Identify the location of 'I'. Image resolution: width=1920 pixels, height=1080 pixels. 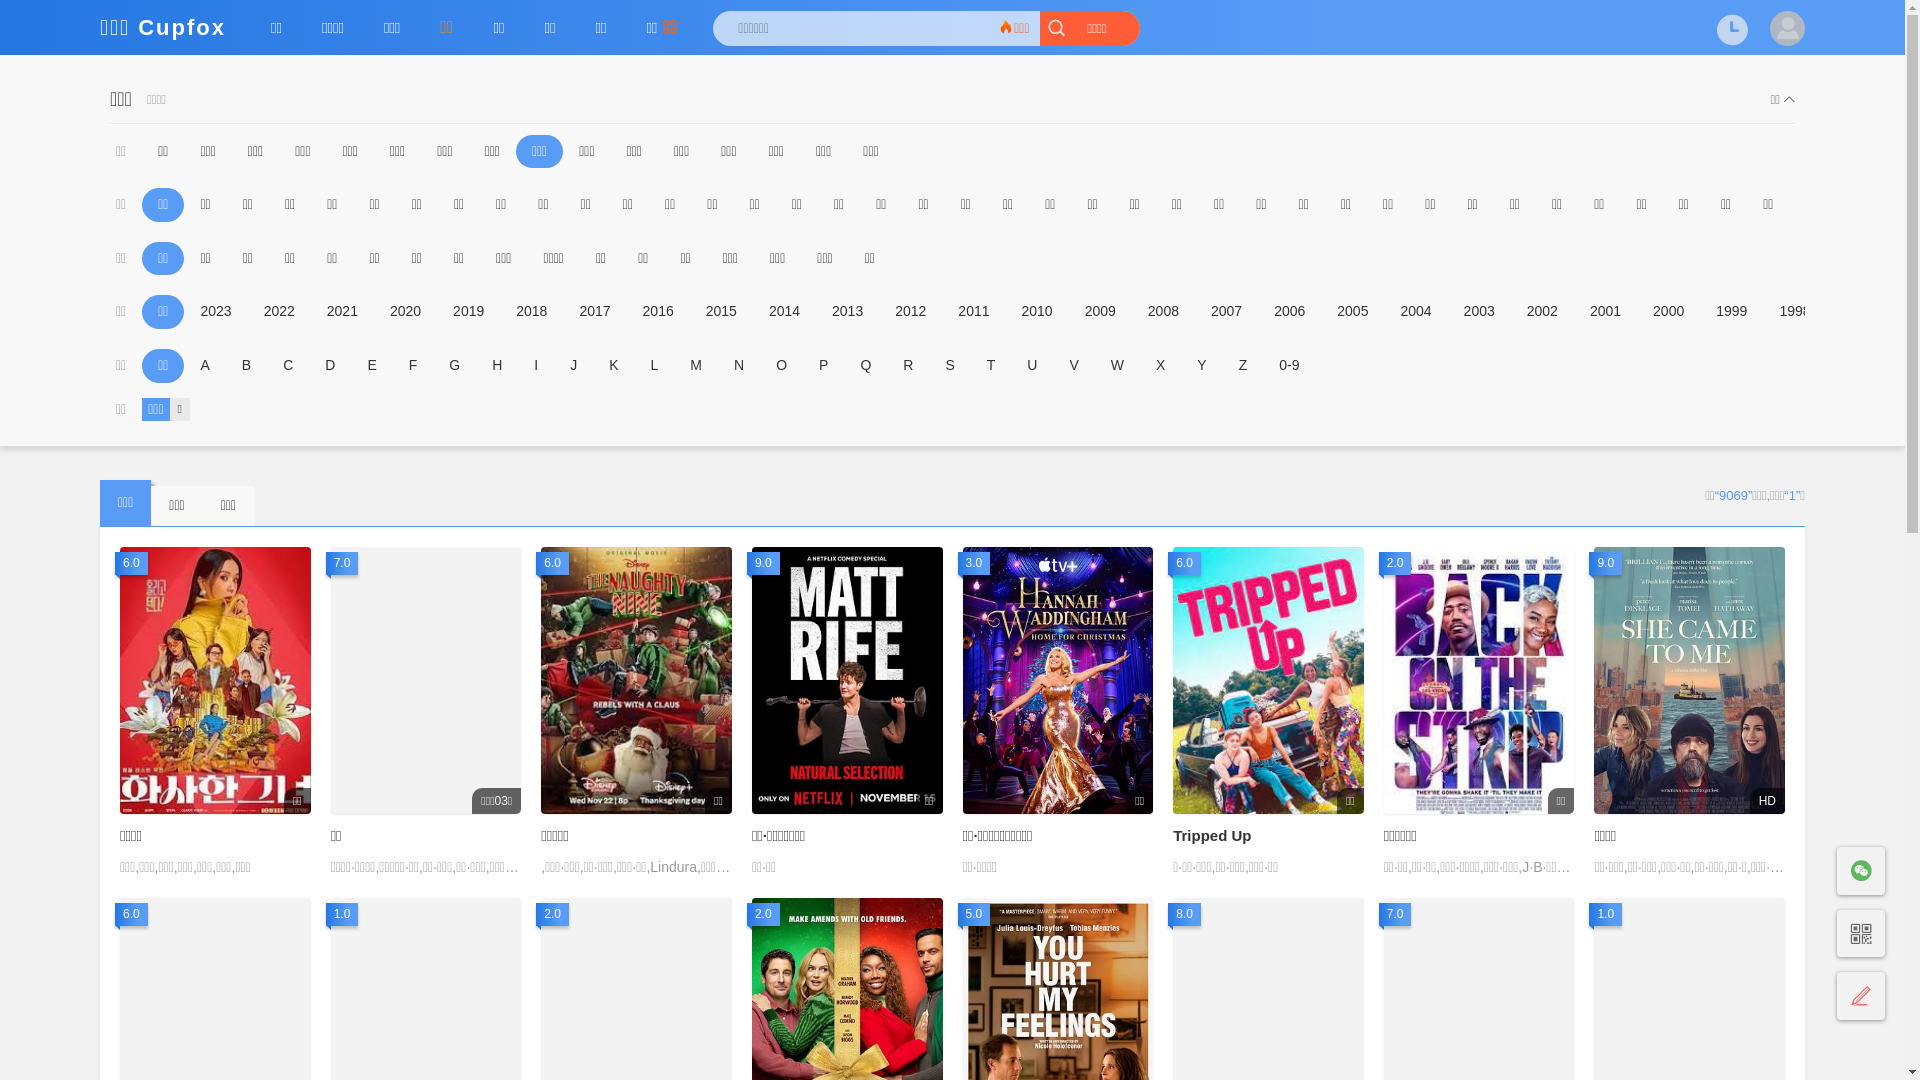
(536, 366).